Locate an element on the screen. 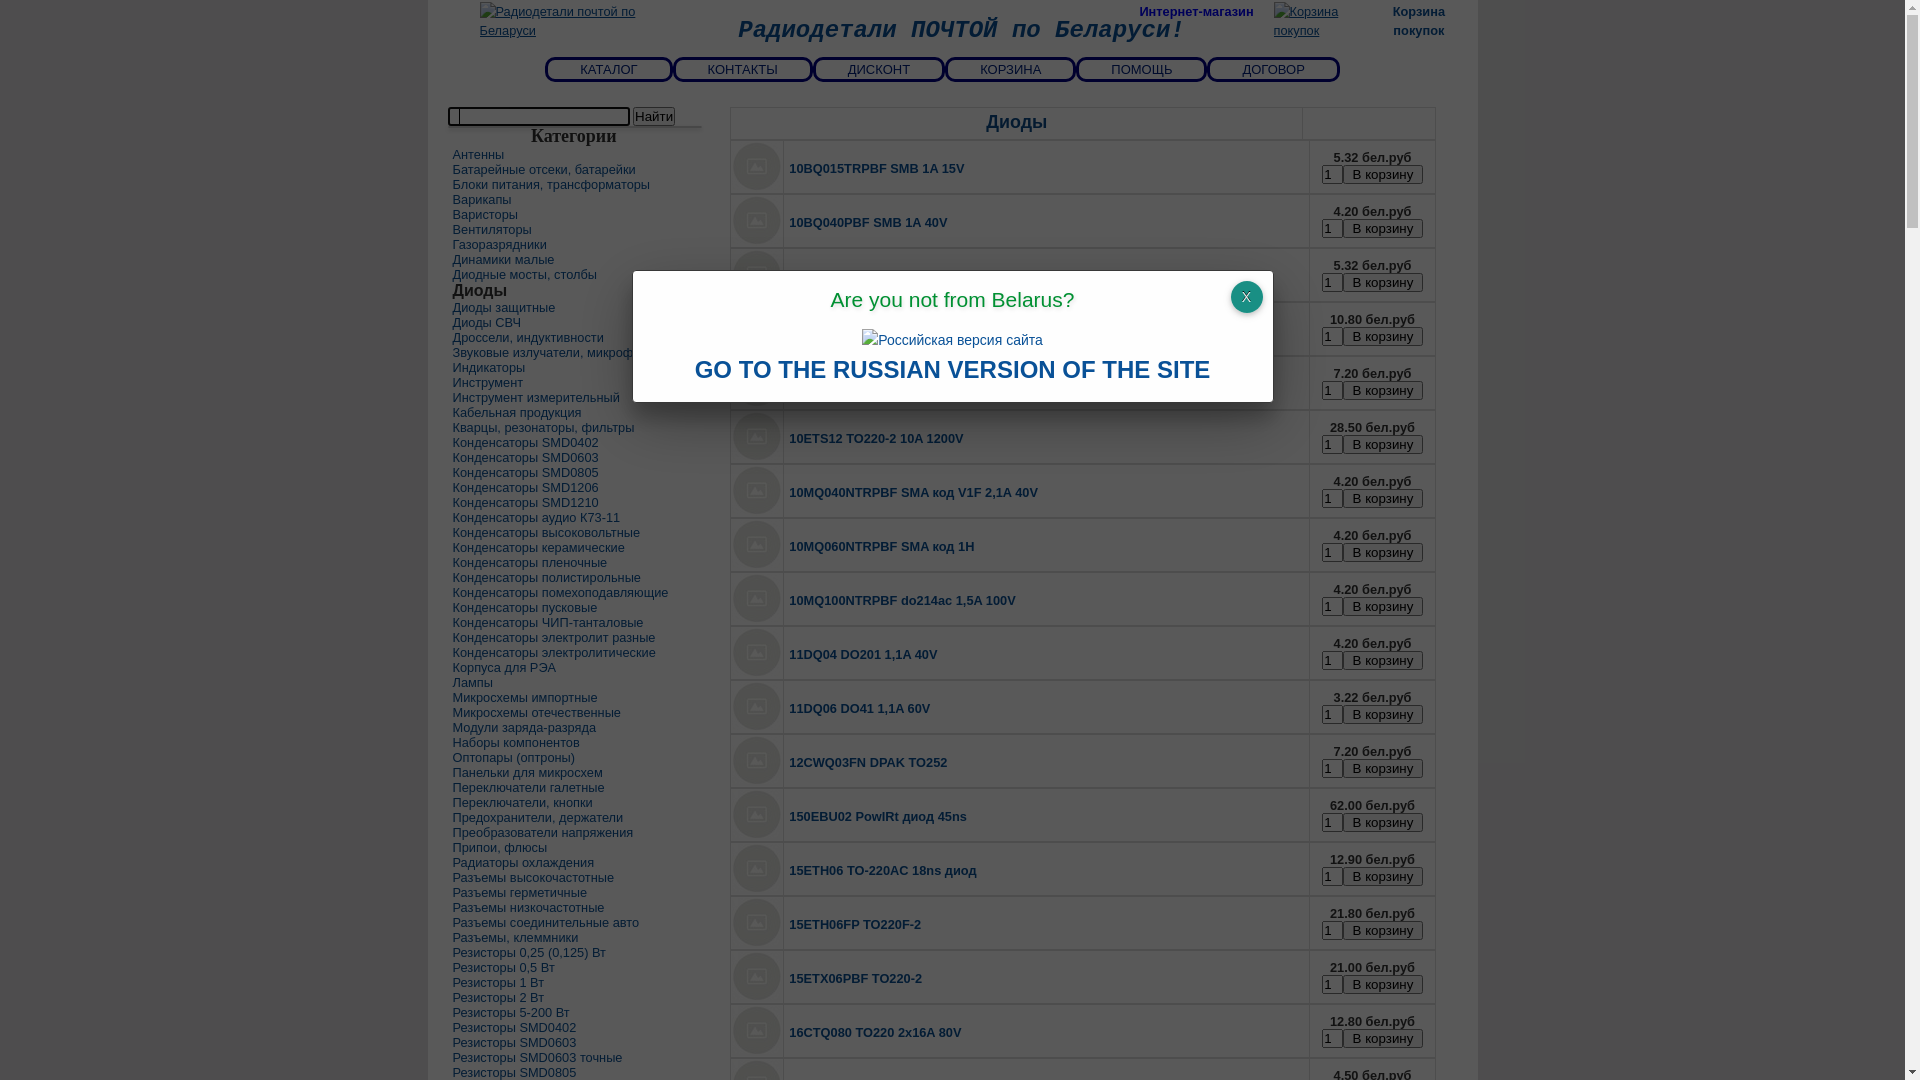 This screenshot has width=1920, height=1080. '15ETH06FP TO220F-2' is located at coordinates (854, 924).